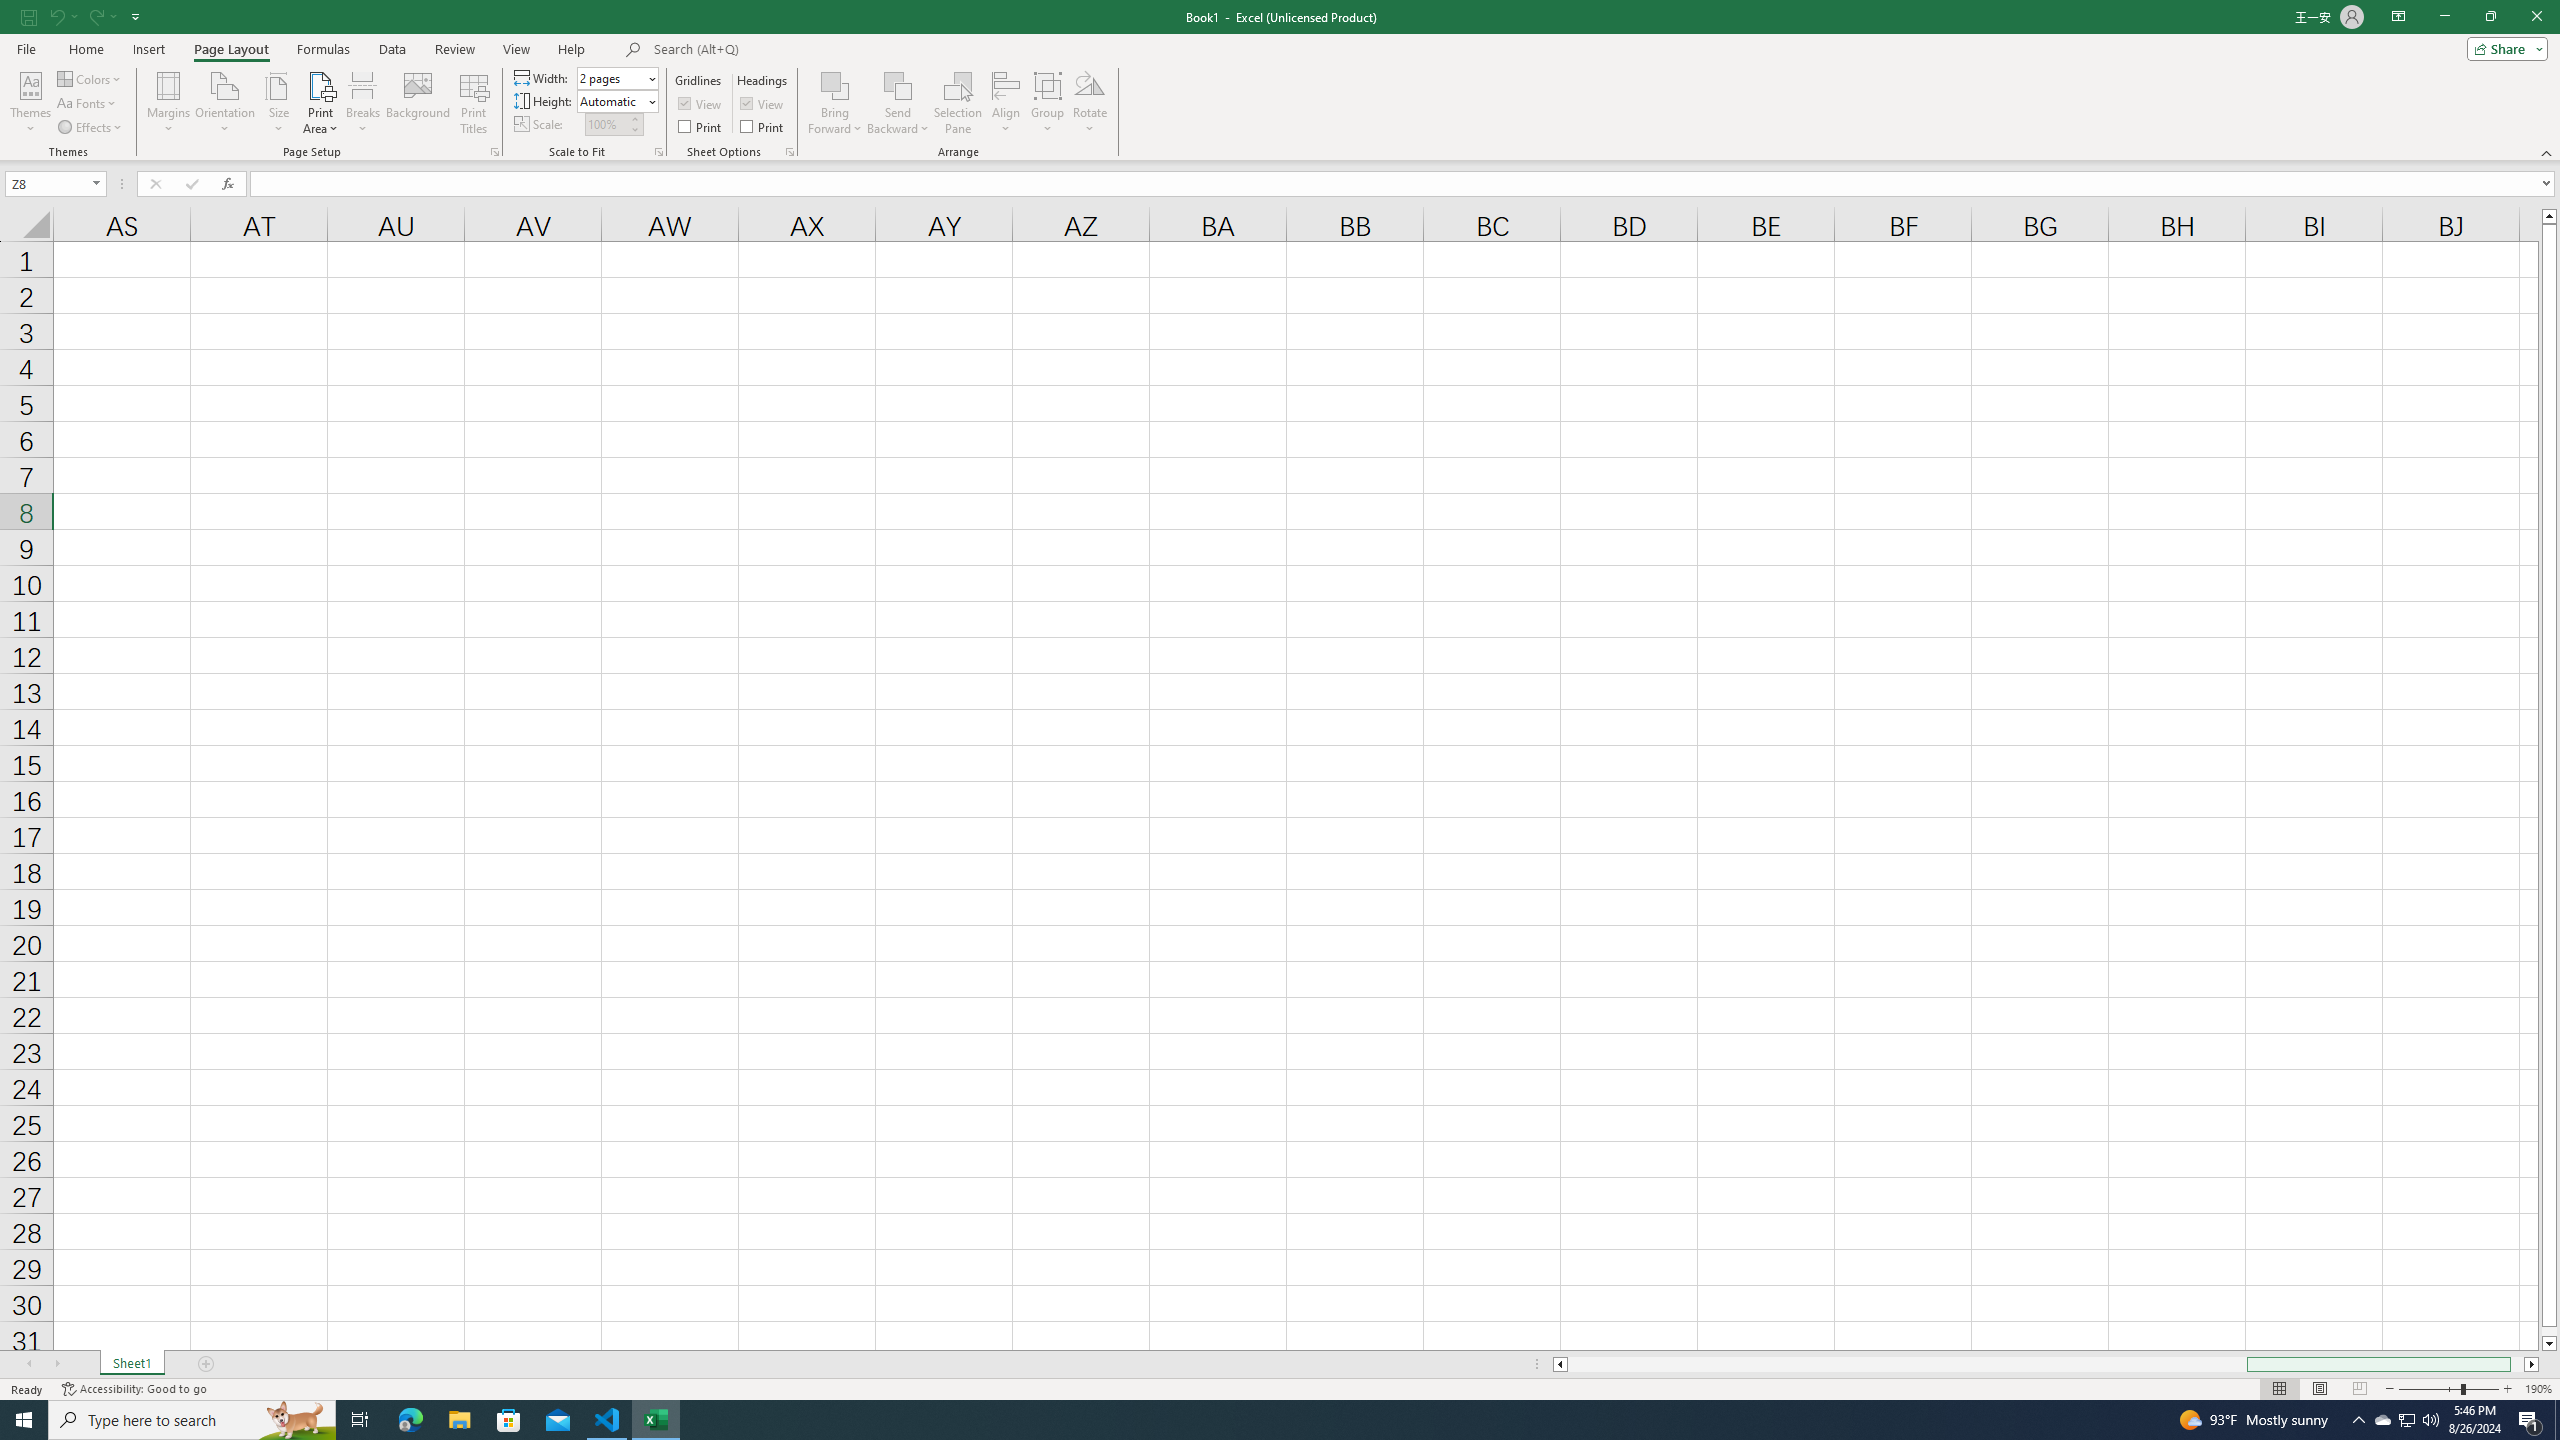 The height and width of the screenshot is (1440, 2560). Describe the element at coordinates (82, 16) in the screenshot. I see `'Quick Access Toolbar'` at that location.